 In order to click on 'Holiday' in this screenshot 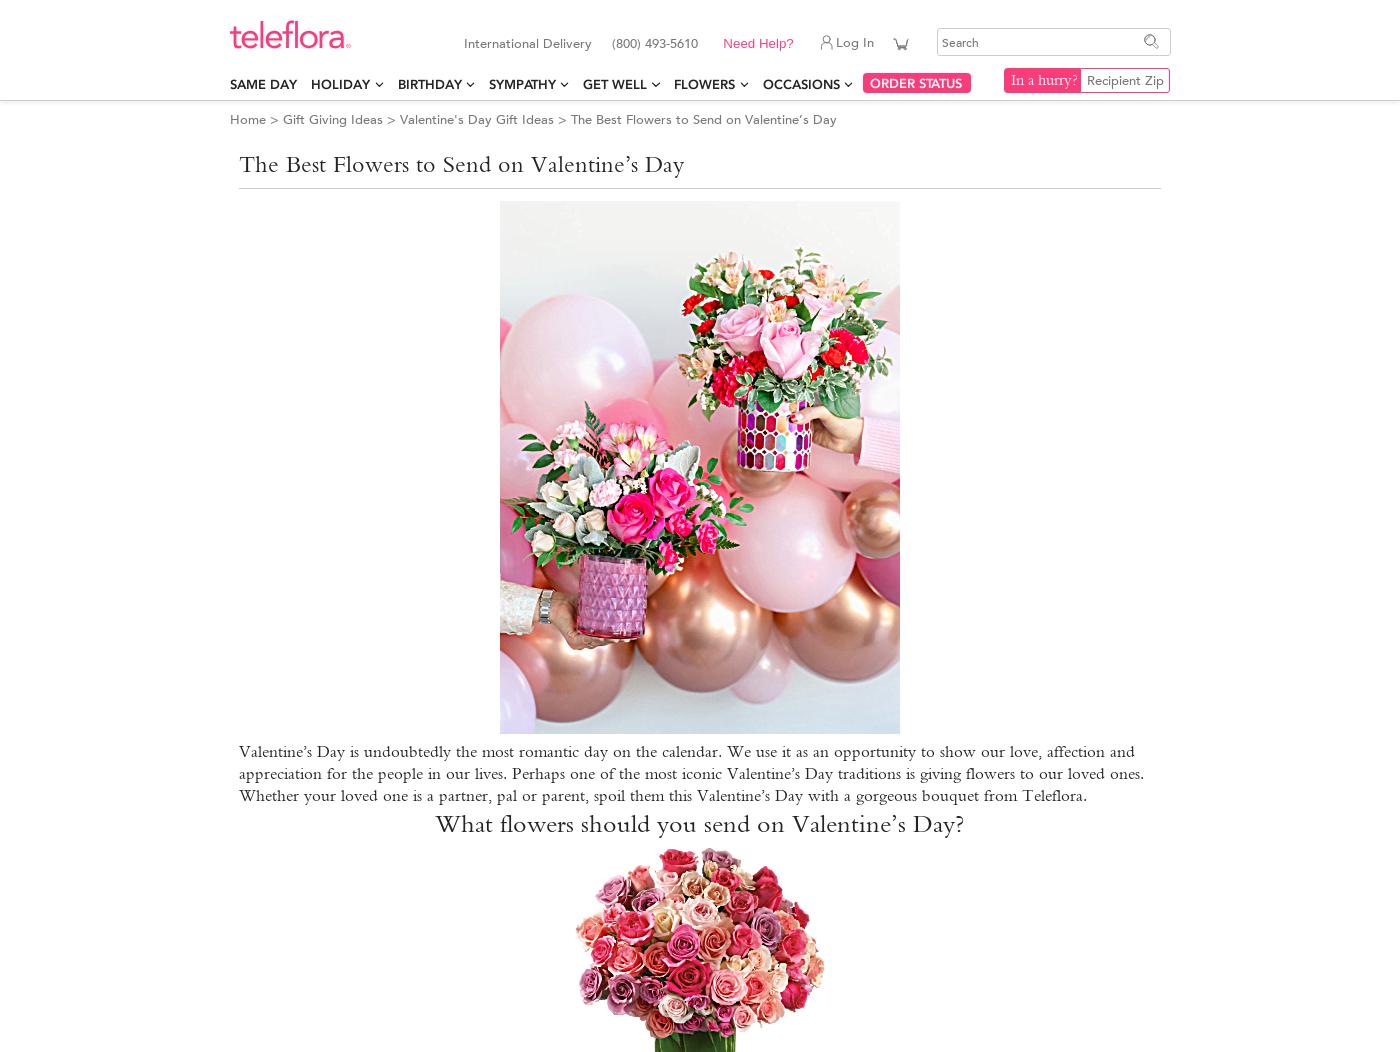, I will do `click(310, 83)`.